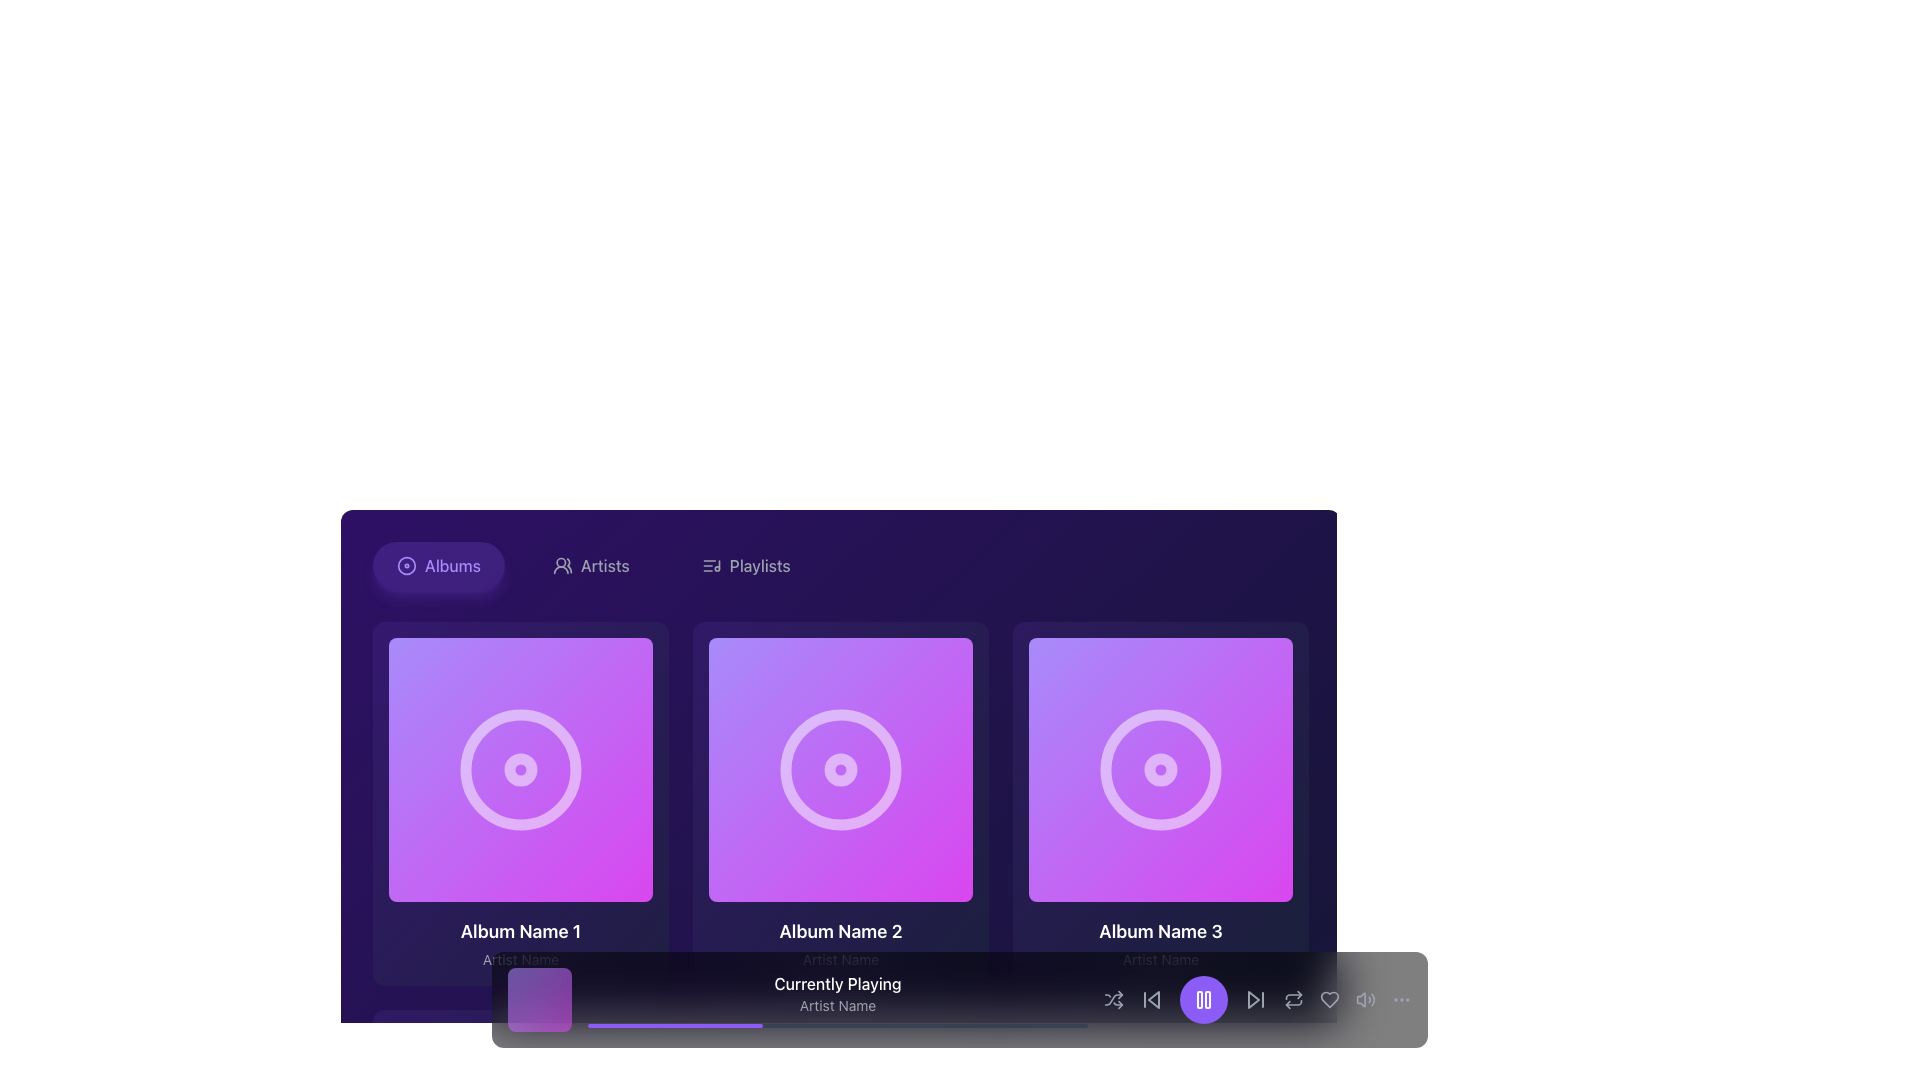 The image size is (1920, 1080). What do you see at coordinates (1161, 769) in the screenshot?
I see `the clickable interactive media object representing the album cover` at bounding box center [1161, 769].